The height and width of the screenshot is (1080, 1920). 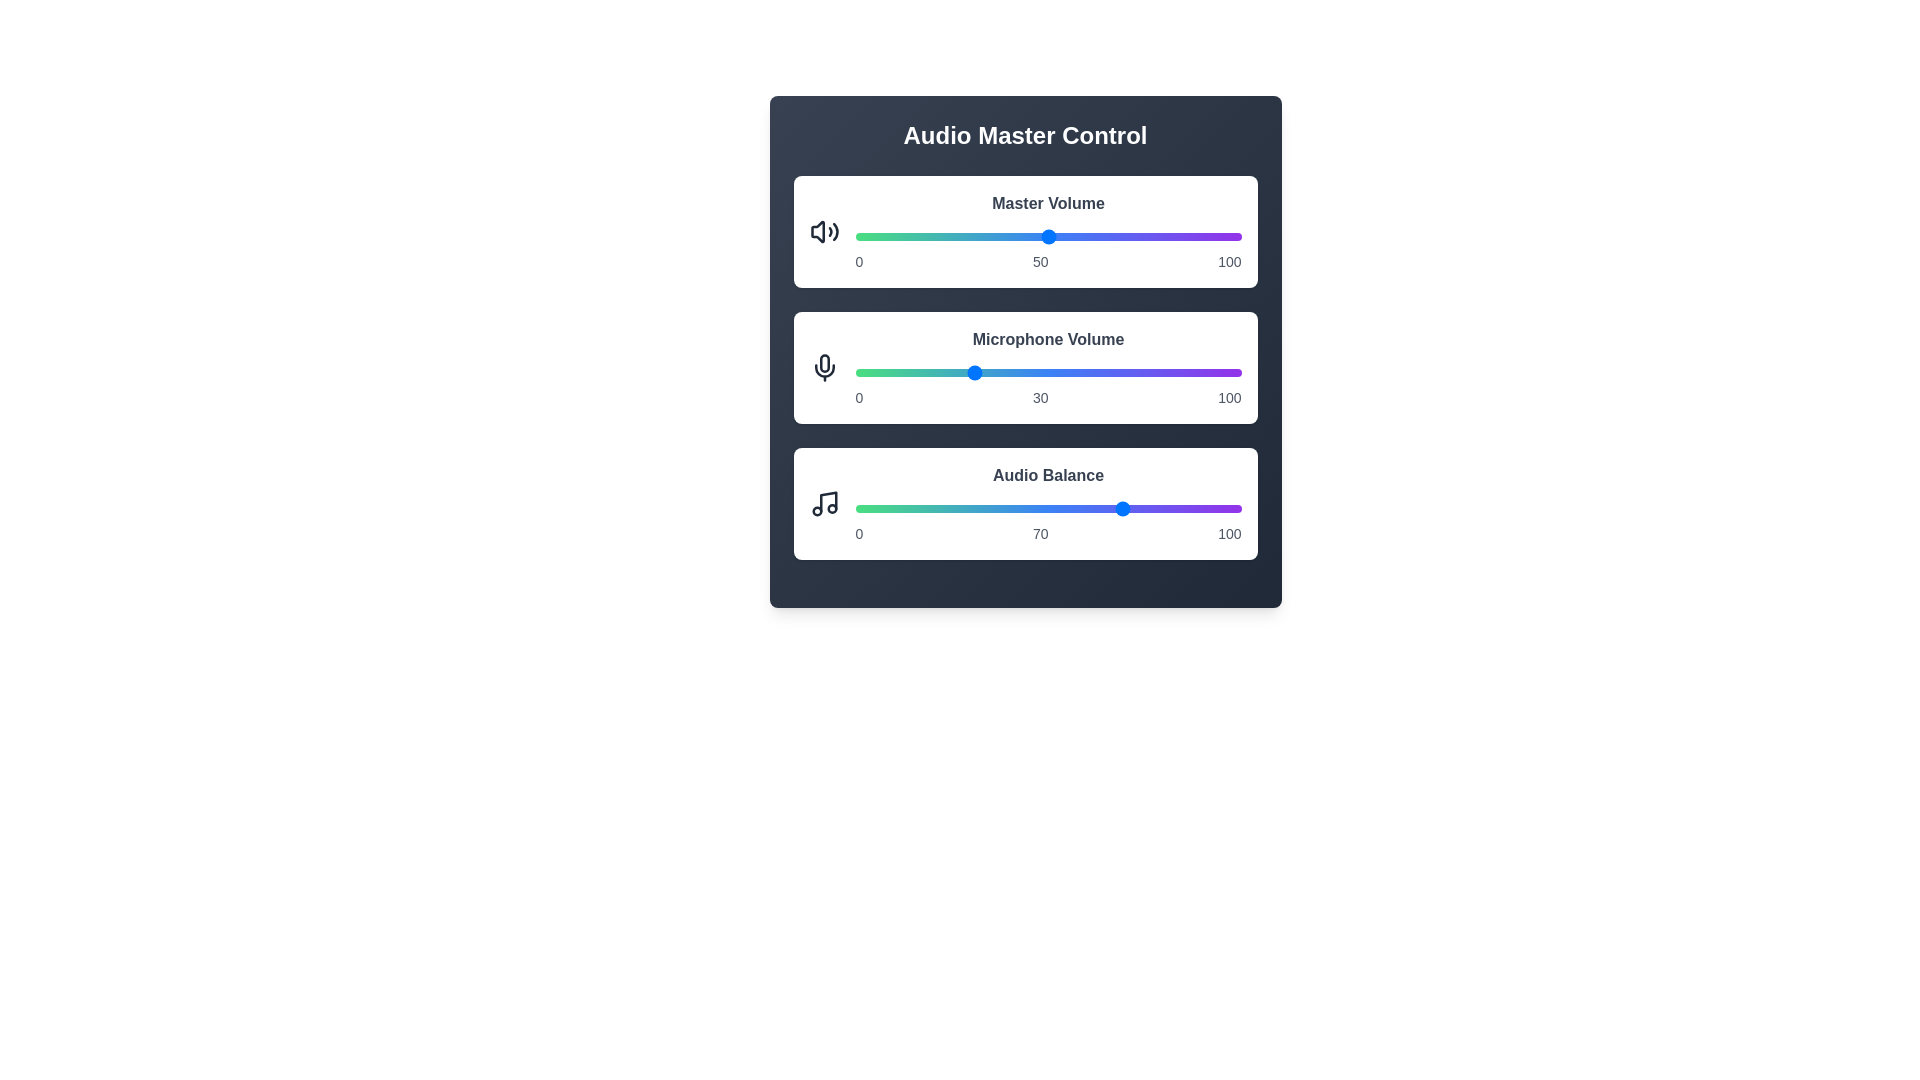 I want to click on the Audio Balance slider to 22%, so click(x=939, y=508).